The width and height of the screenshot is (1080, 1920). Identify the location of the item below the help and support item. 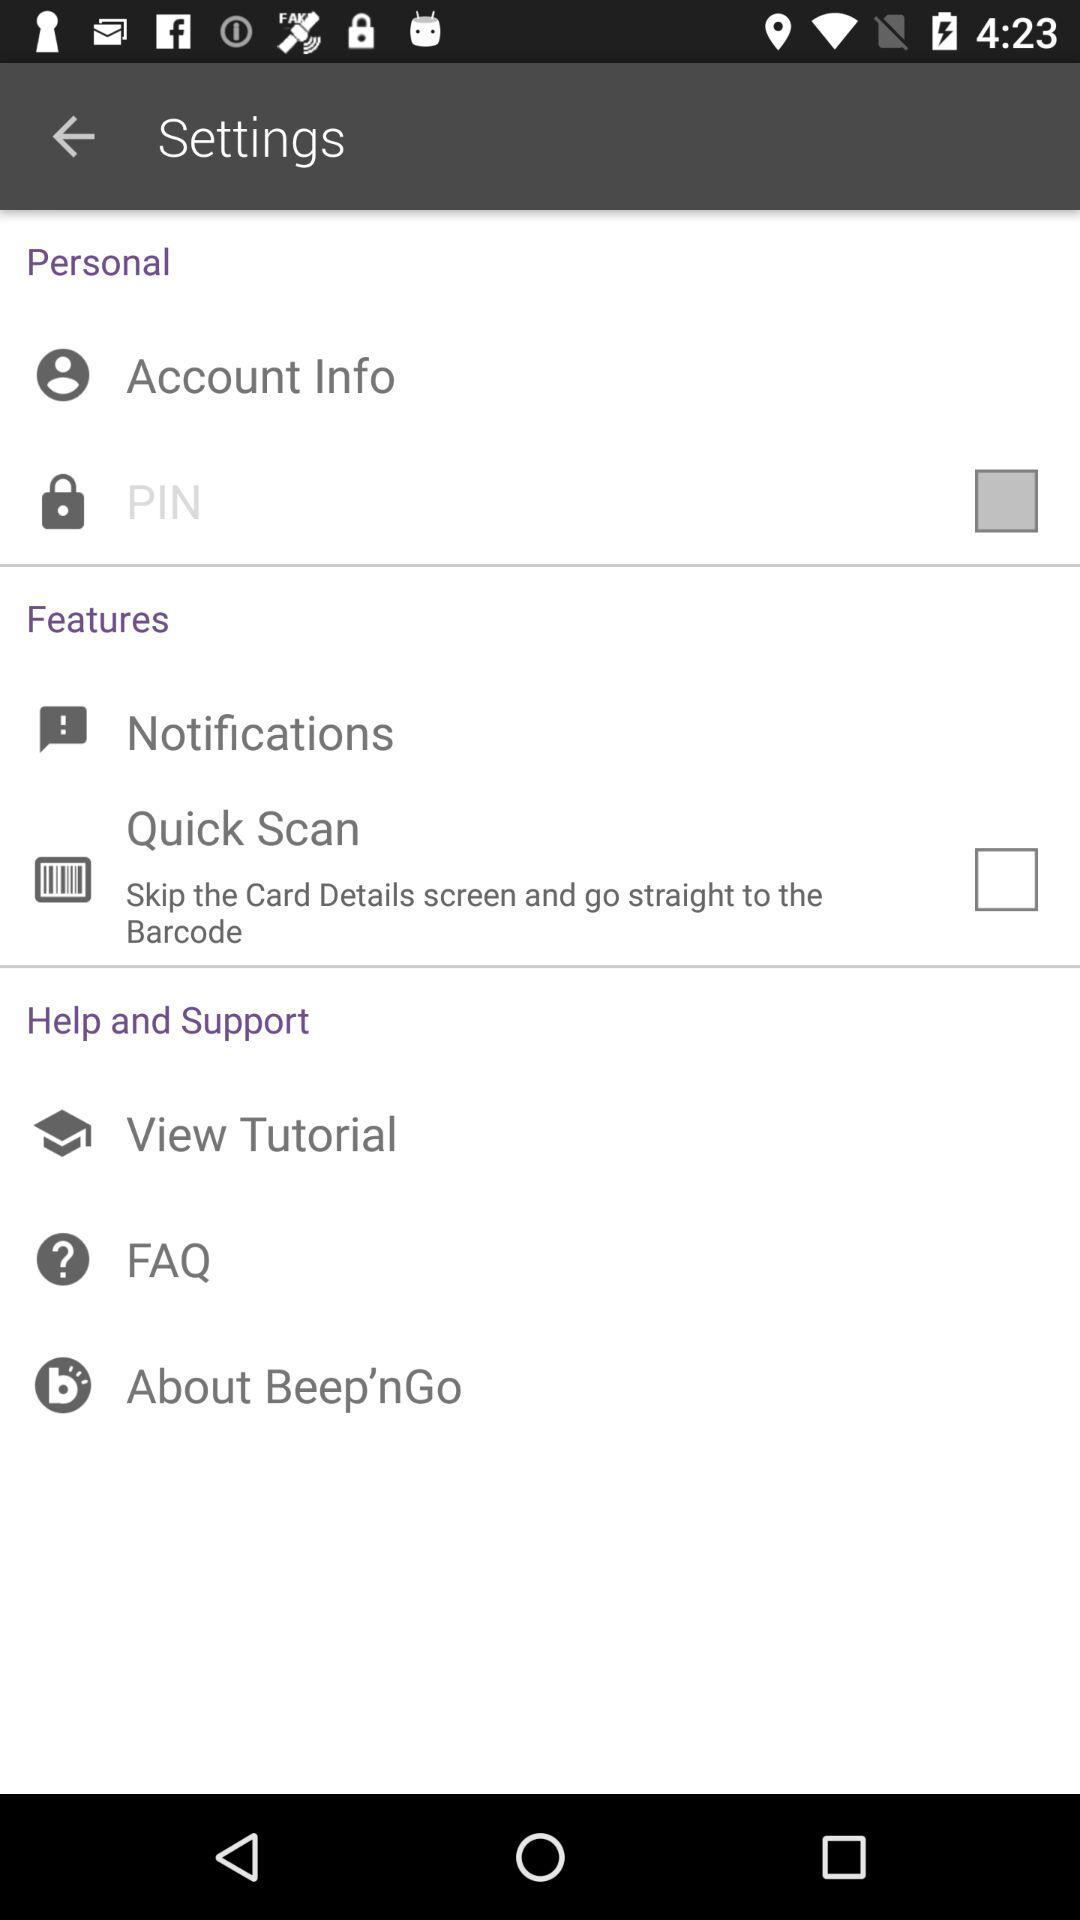
(540, 1133).